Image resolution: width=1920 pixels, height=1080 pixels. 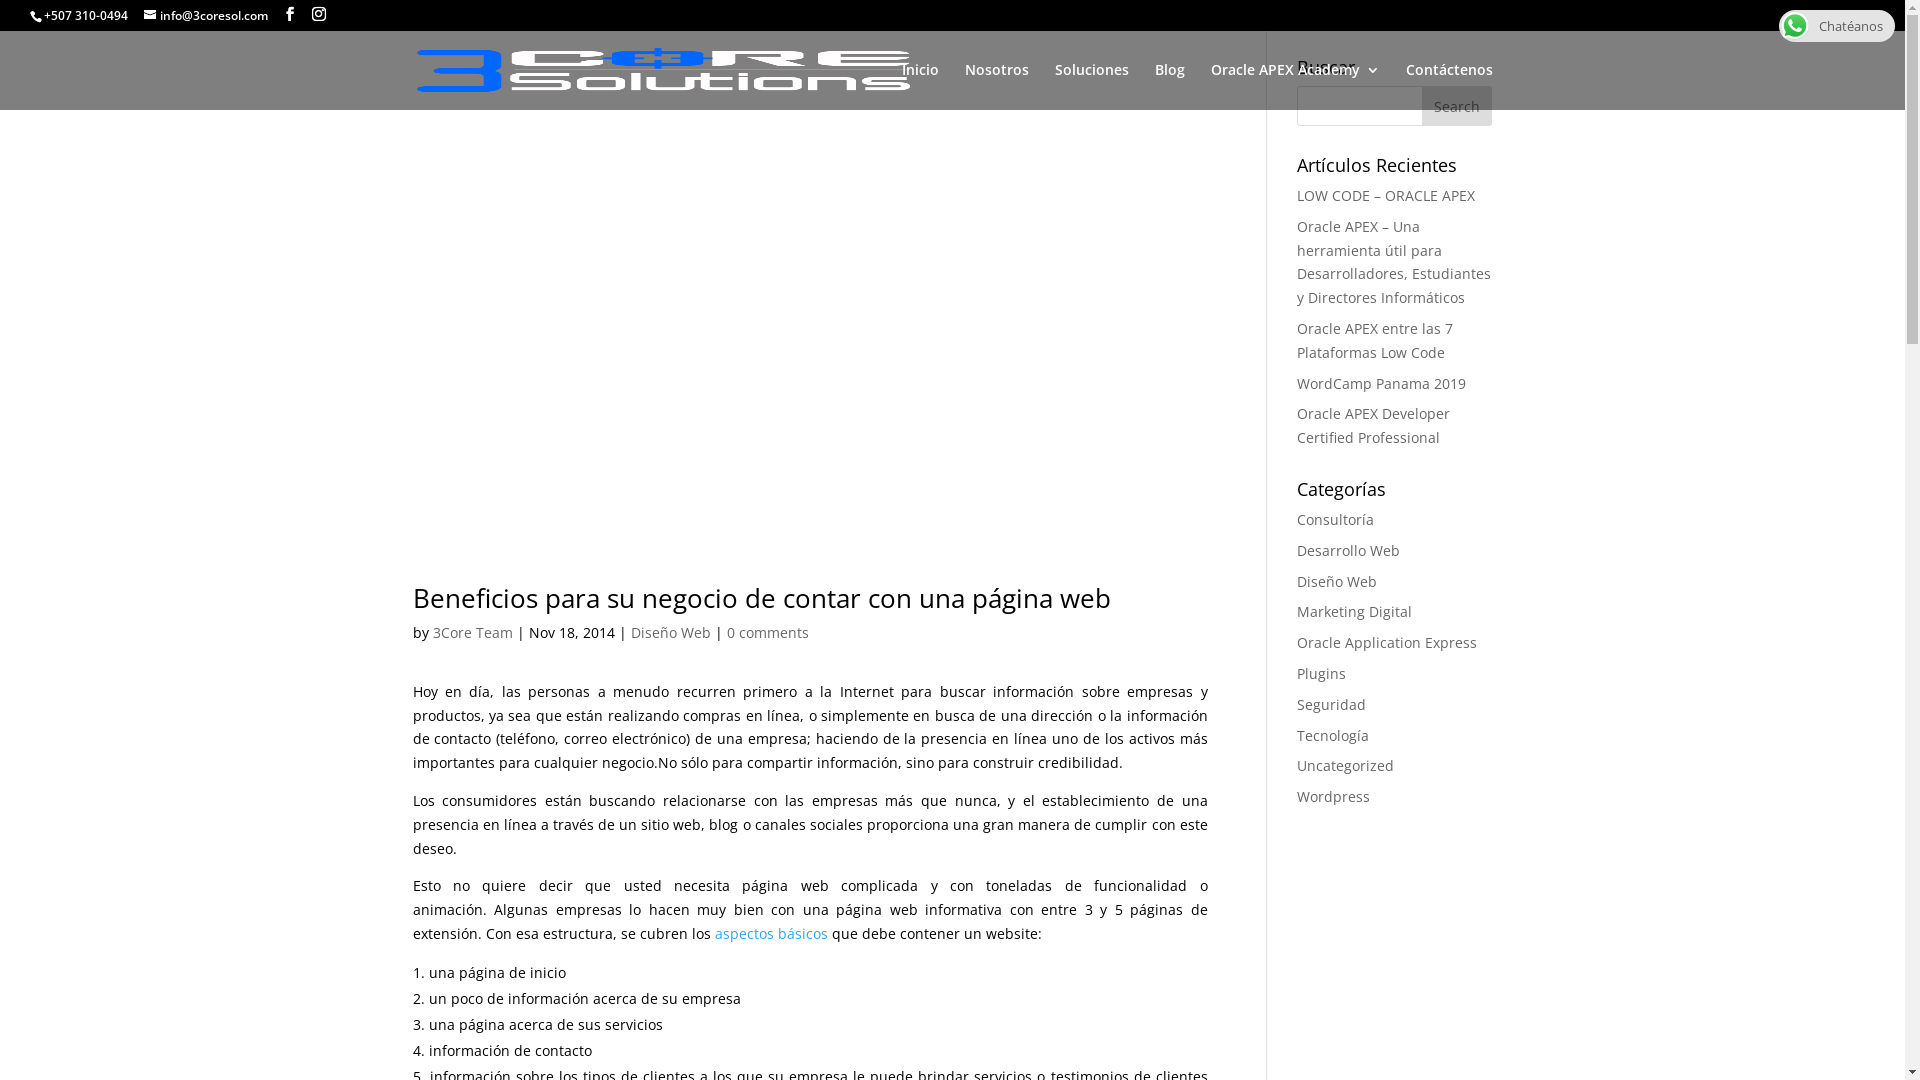 What do you see at coordinates (206, 15) in the screenshot?
I see `'info@3coresol.com'` at bounding box center [206, 15].